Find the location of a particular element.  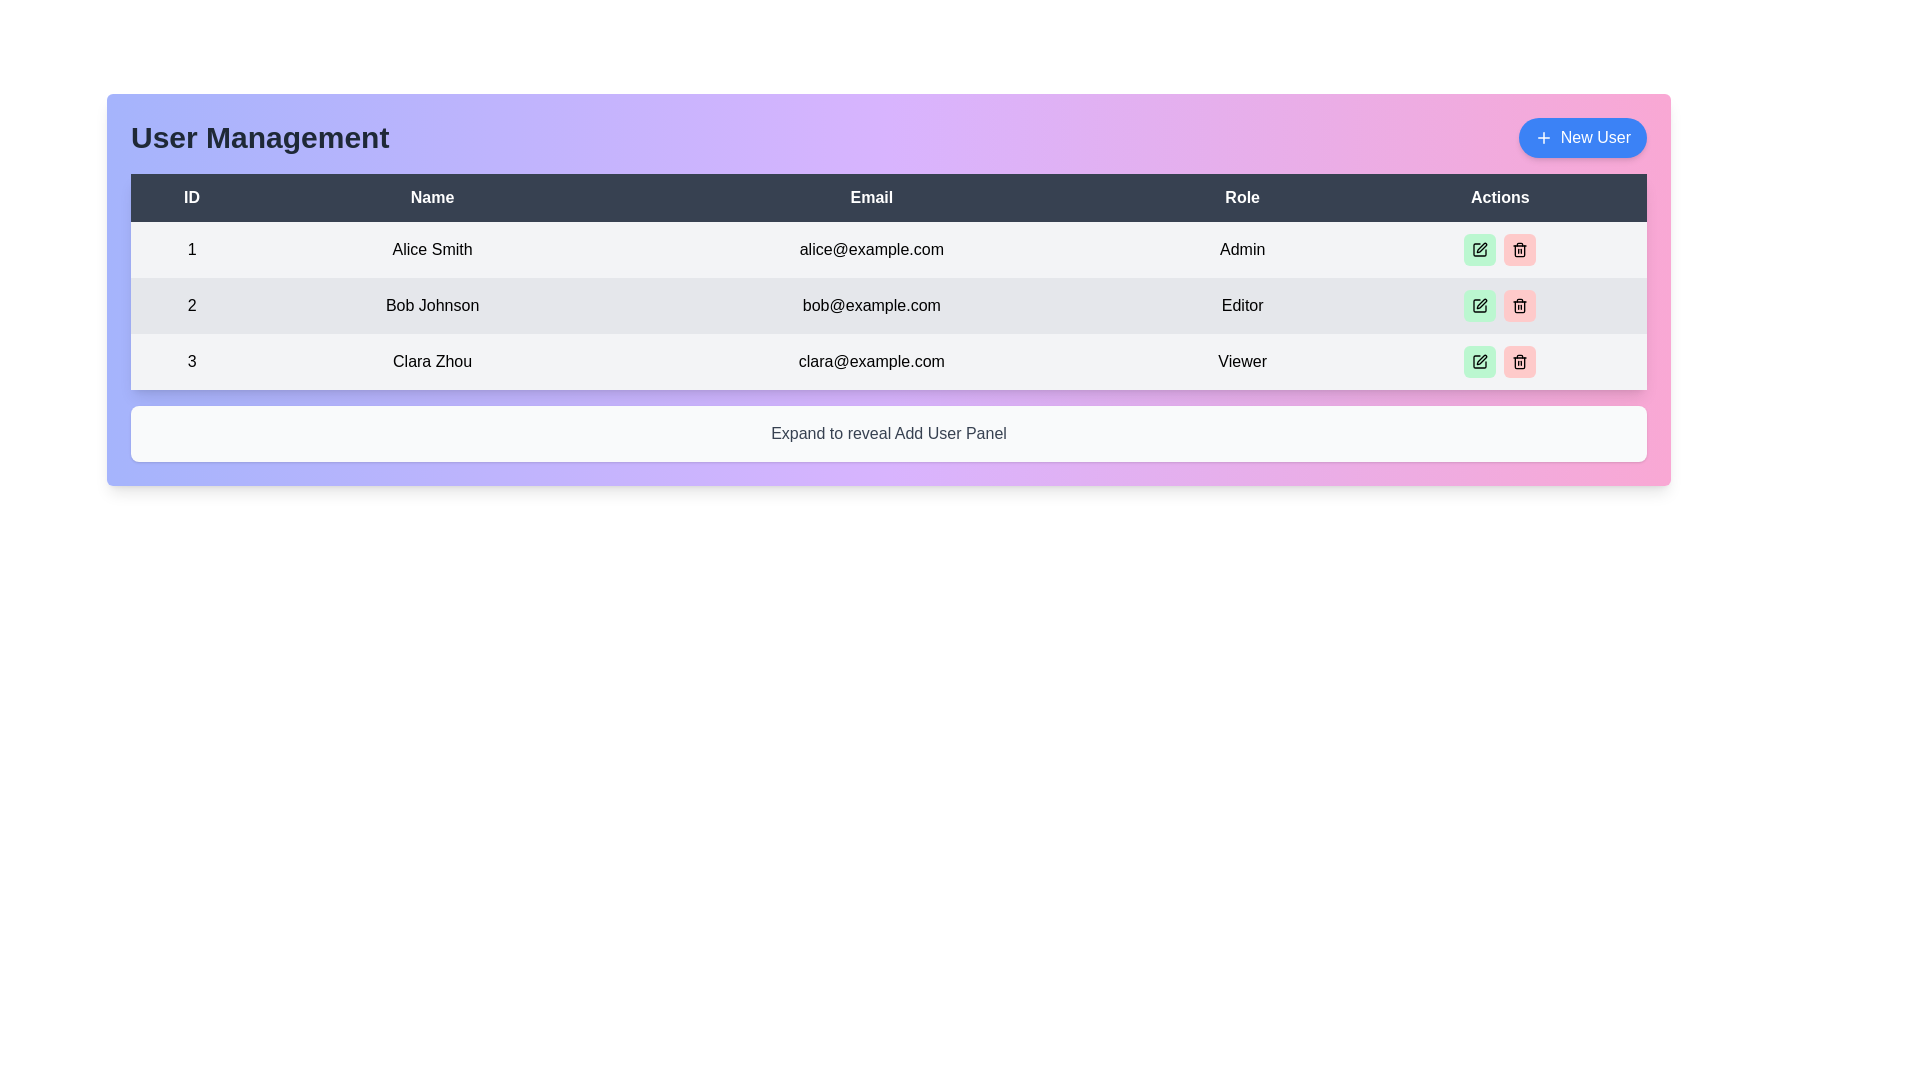

the read-only text element displaying the email address of Clara Zhou, located in the third row of the table under the 'Email' column is located at coordinates (871, 362).